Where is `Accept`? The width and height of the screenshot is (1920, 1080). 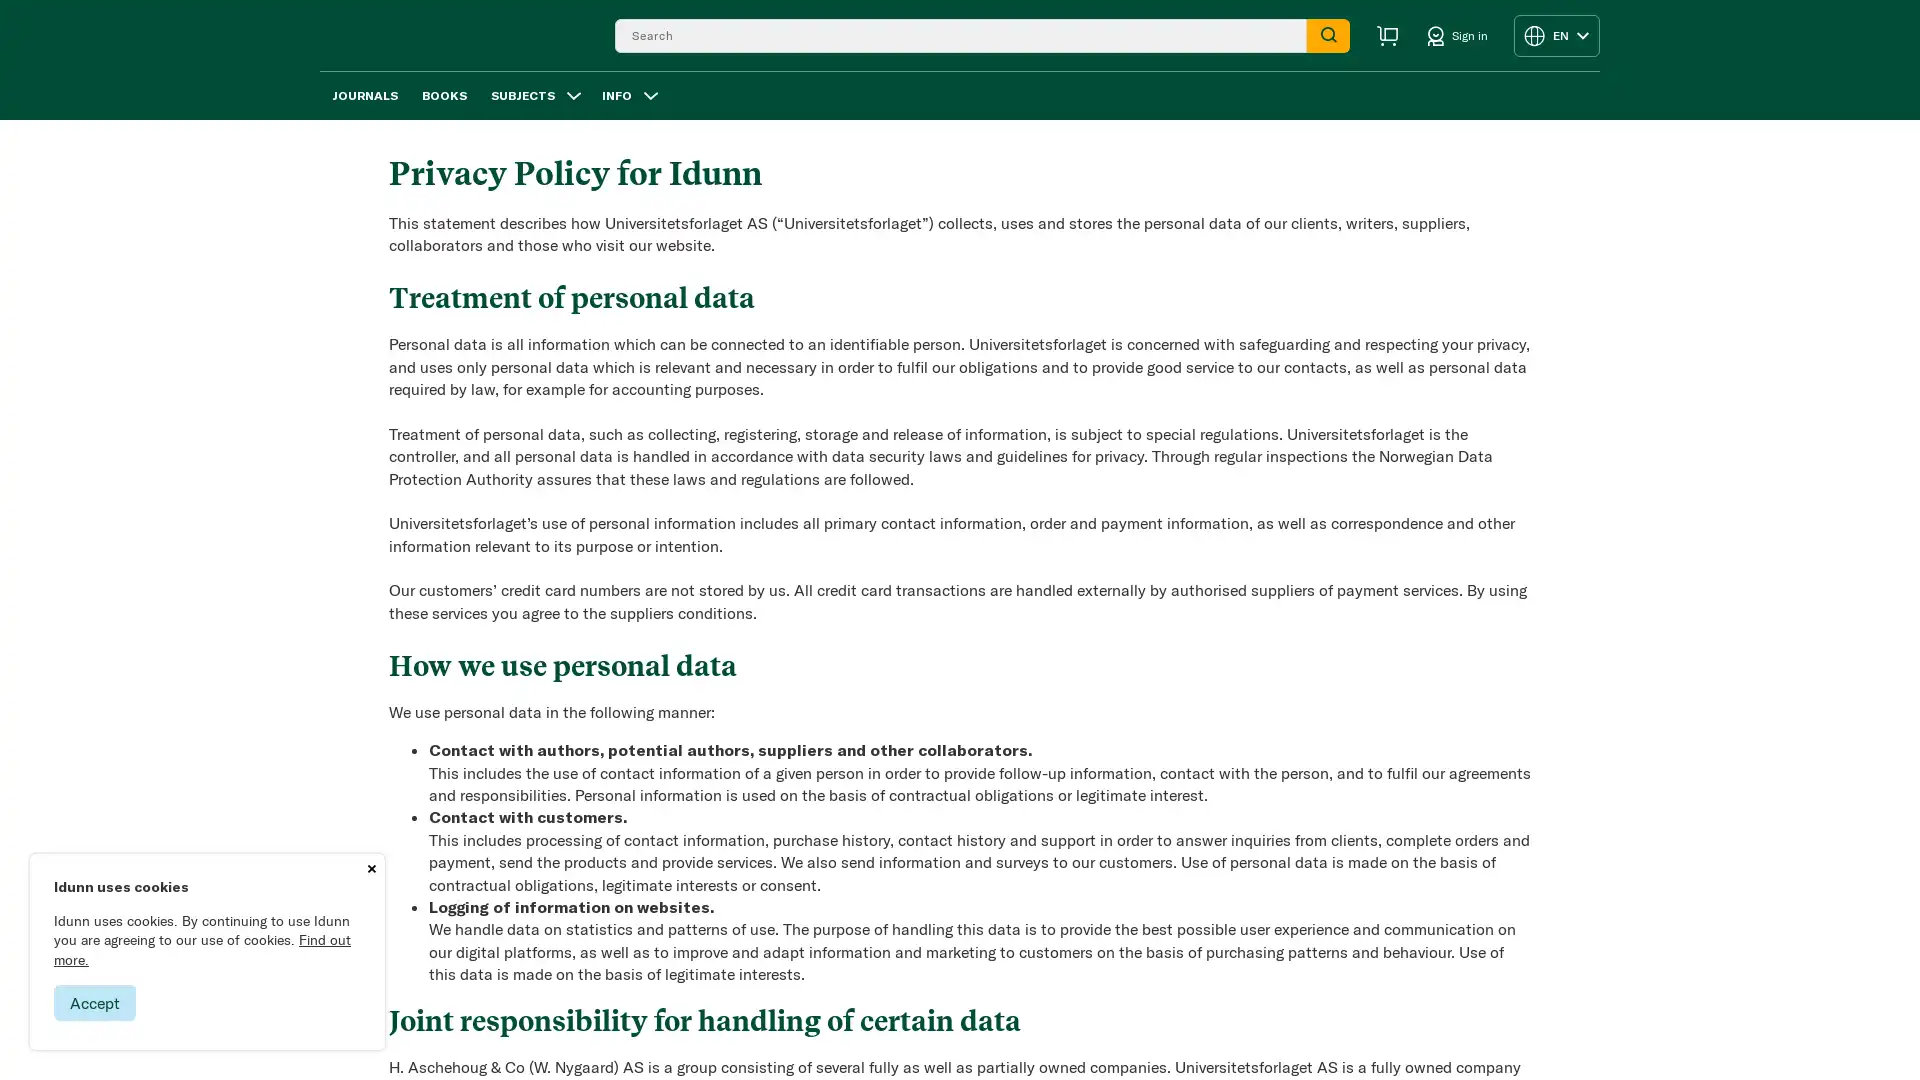 Accept is located at coordinates (94, 1002).